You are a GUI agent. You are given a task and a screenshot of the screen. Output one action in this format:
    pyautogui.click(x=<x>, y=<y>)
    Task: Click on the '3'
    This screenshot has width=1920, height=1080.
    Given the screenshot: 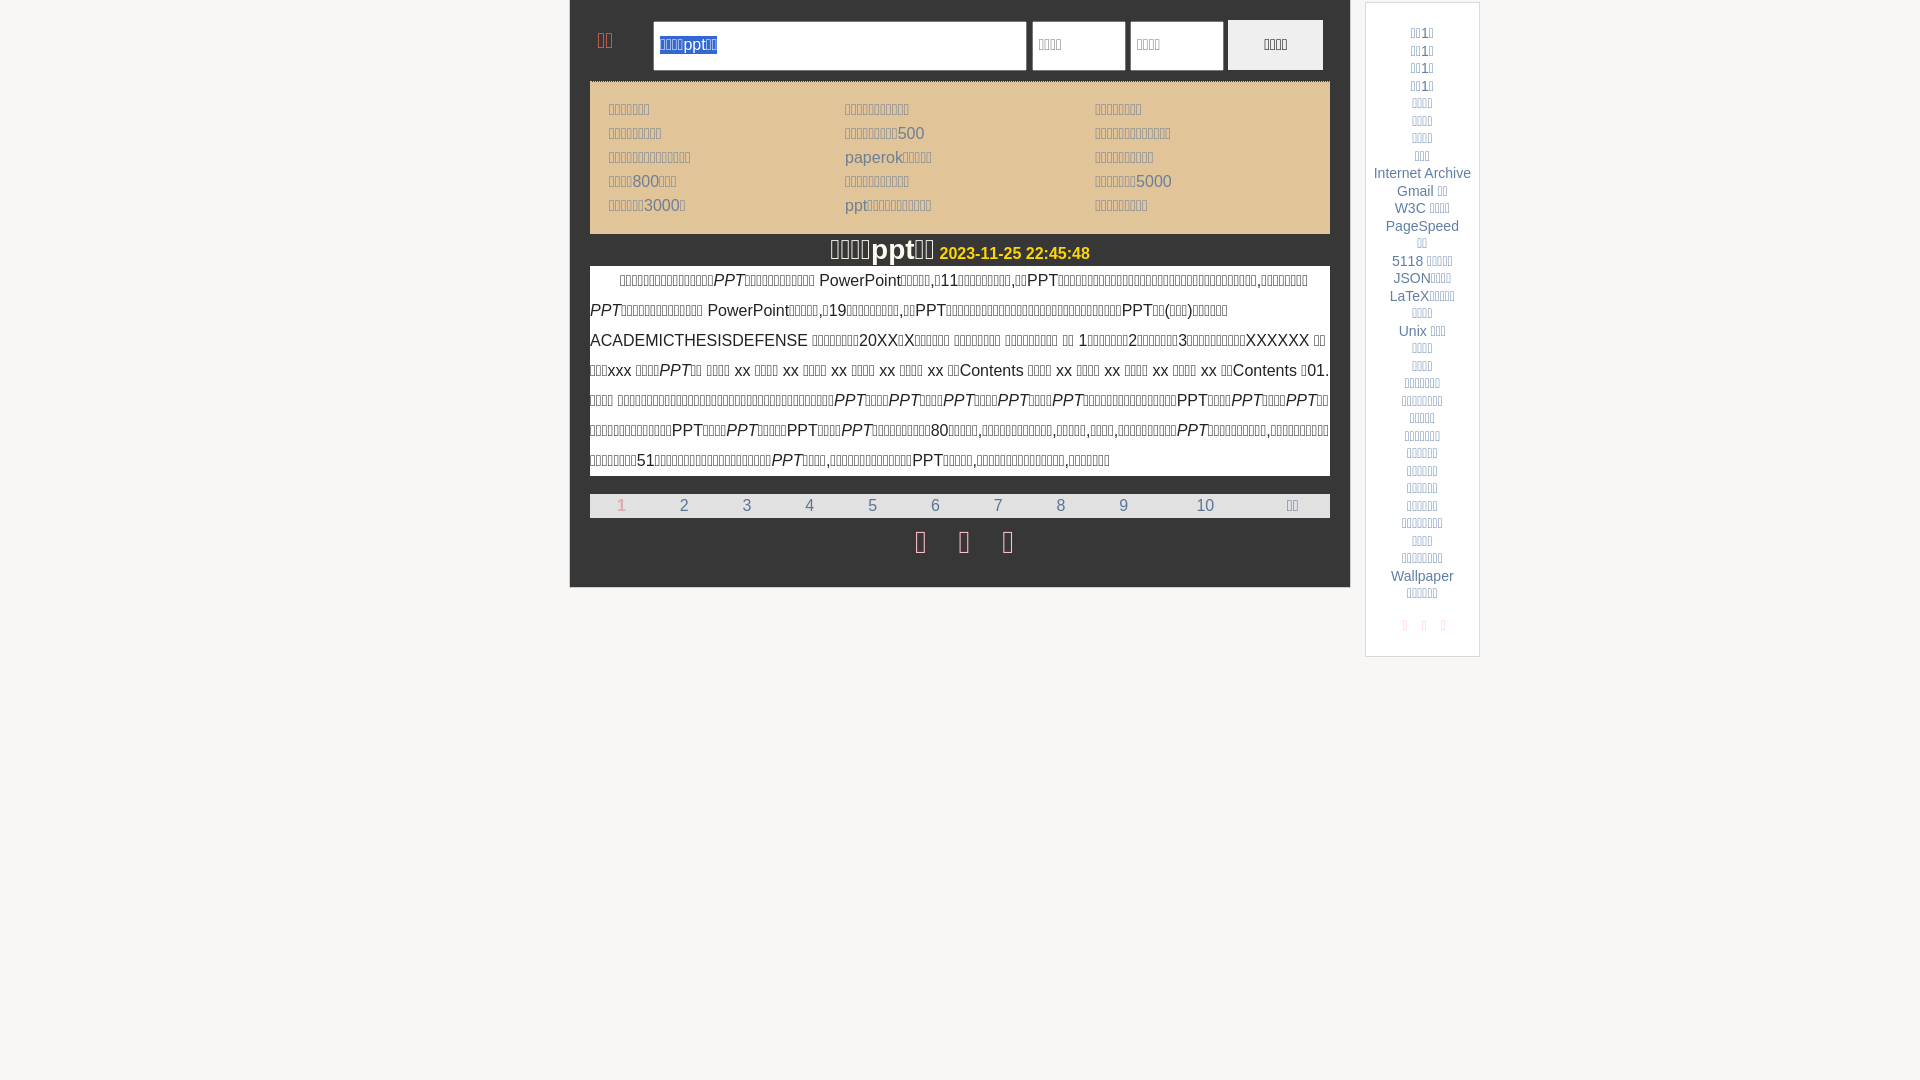 What is the action you would take?
    pyautogui.click(x=746, y=504)
    